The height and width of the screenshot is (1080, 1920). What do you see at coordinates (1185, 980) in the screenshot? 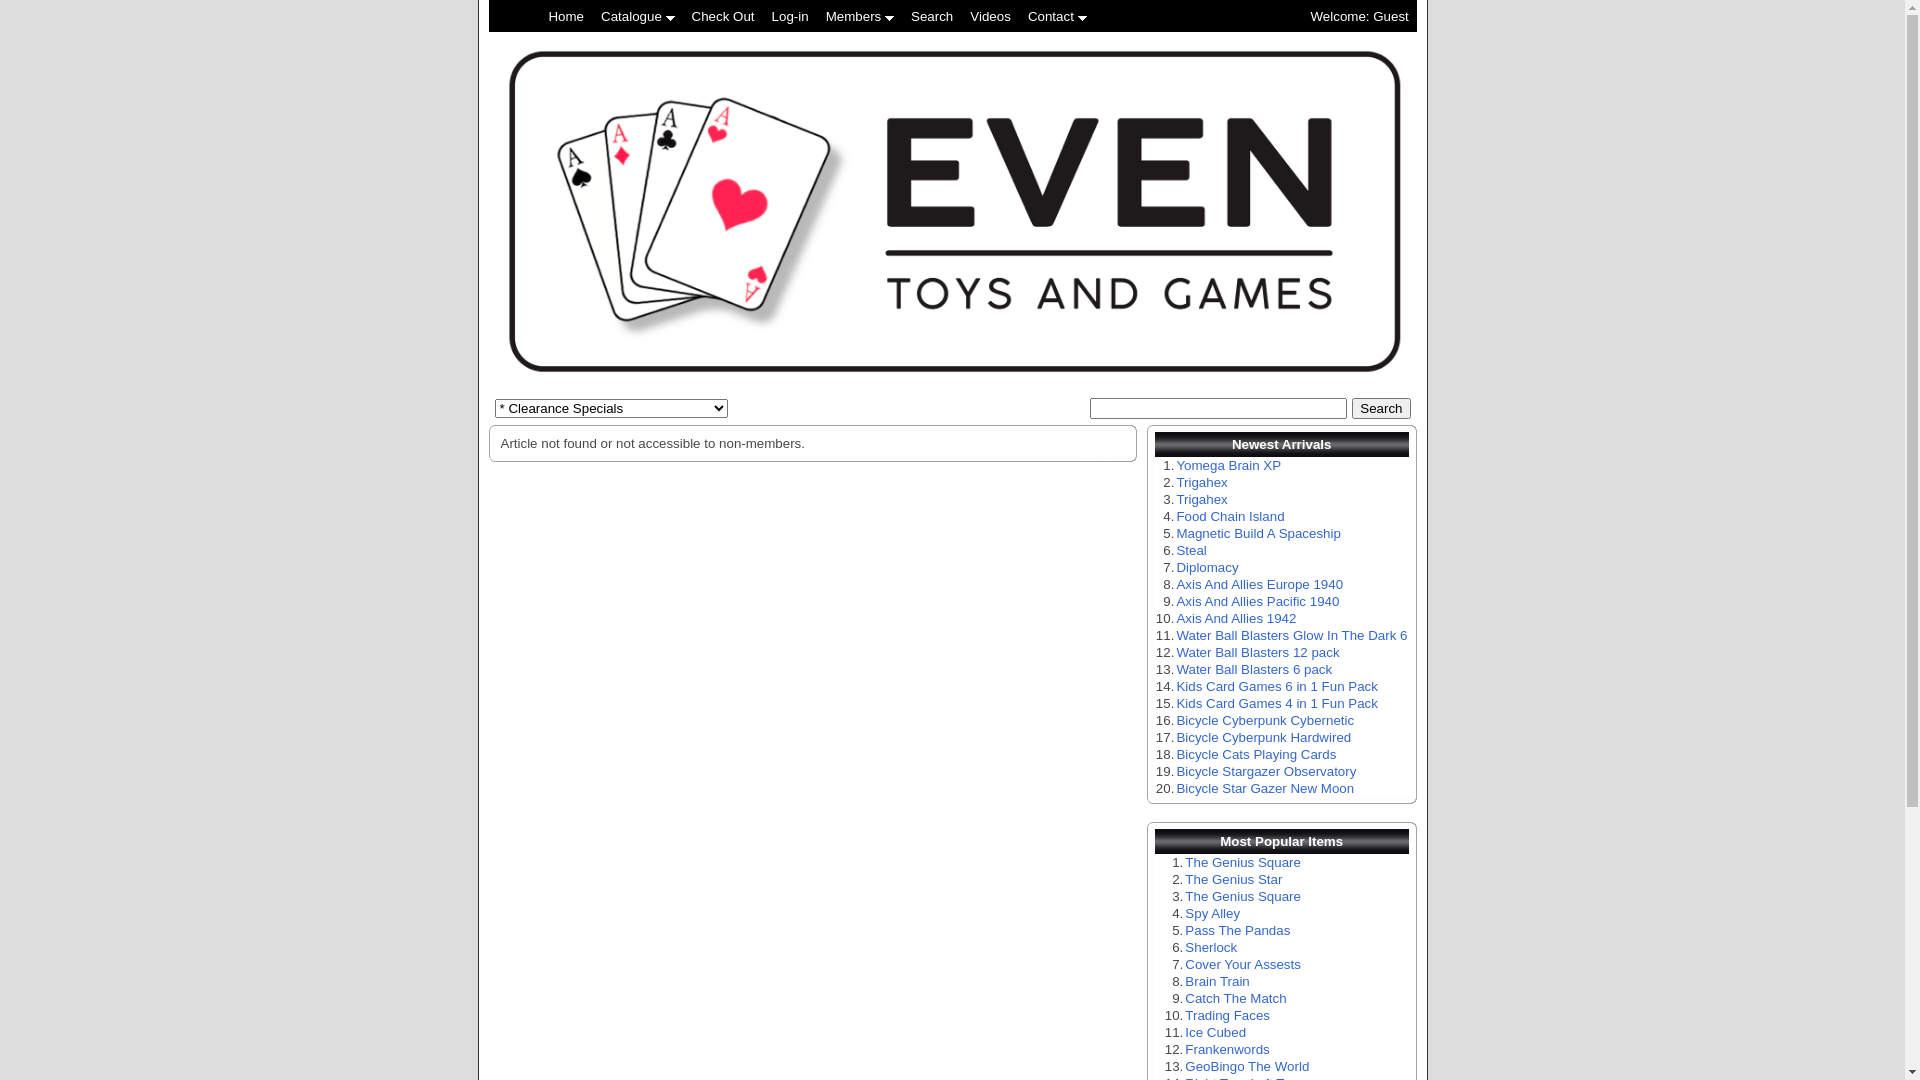
I see `'Brain Train'` at bounding box center [1185, 980].